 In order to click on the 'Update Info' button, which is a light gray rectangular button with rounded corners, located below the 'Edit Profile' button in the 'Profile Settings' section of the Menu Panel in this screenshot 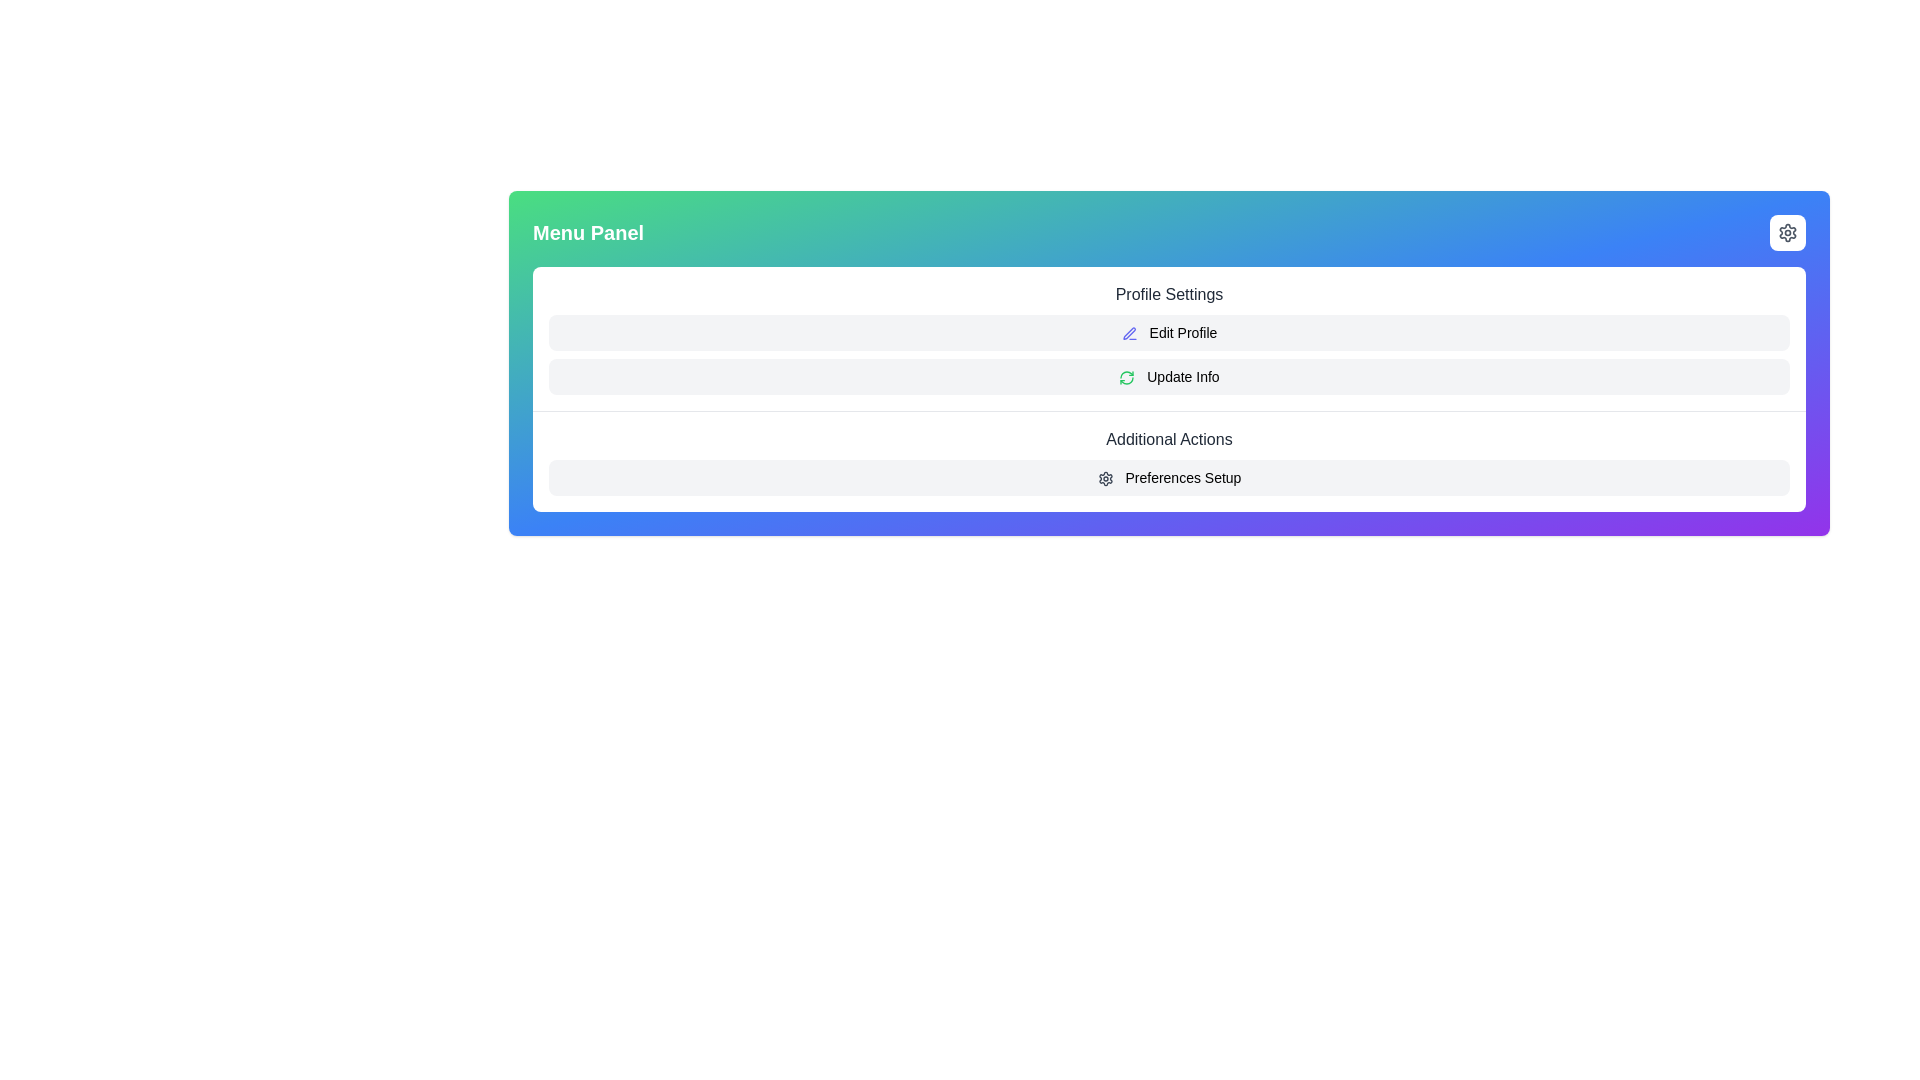, I will do `click(1169, 377)`.